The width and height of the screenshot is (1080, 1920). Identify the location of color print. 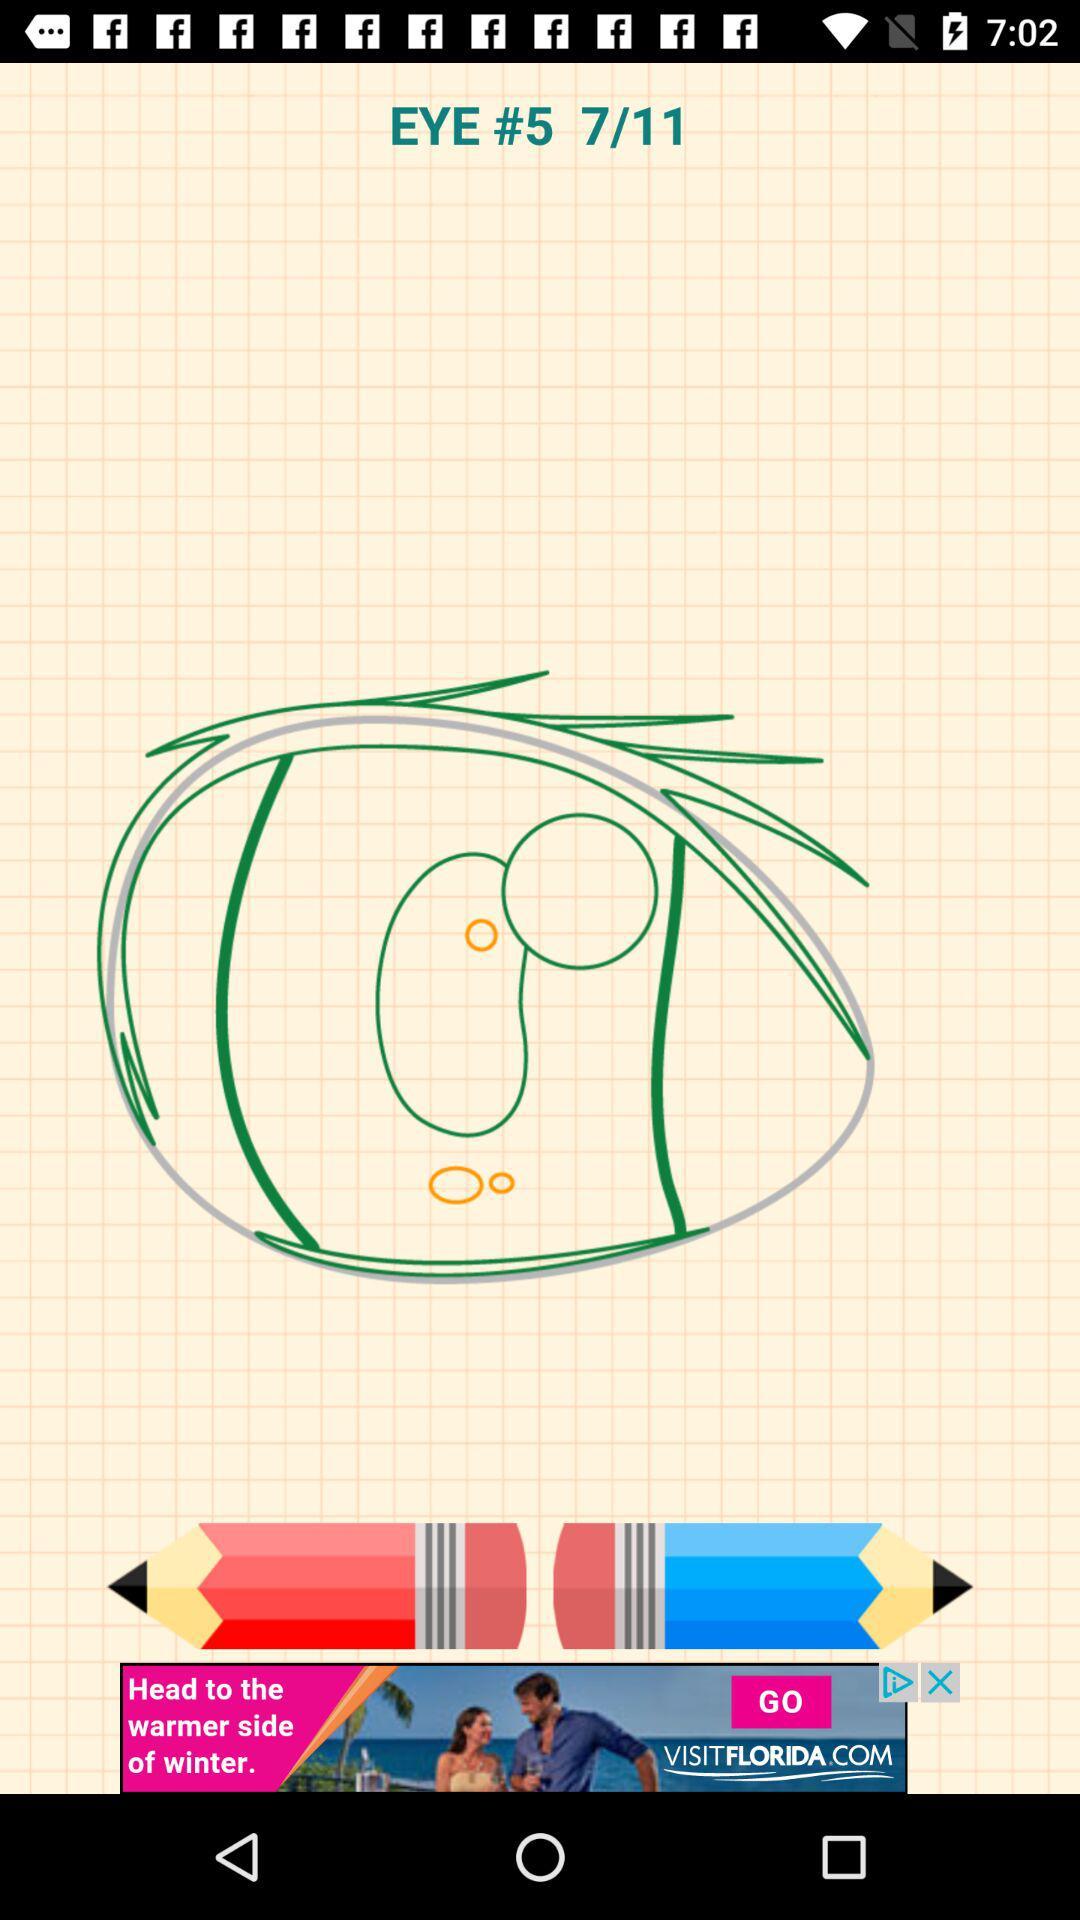
(315, 1585).